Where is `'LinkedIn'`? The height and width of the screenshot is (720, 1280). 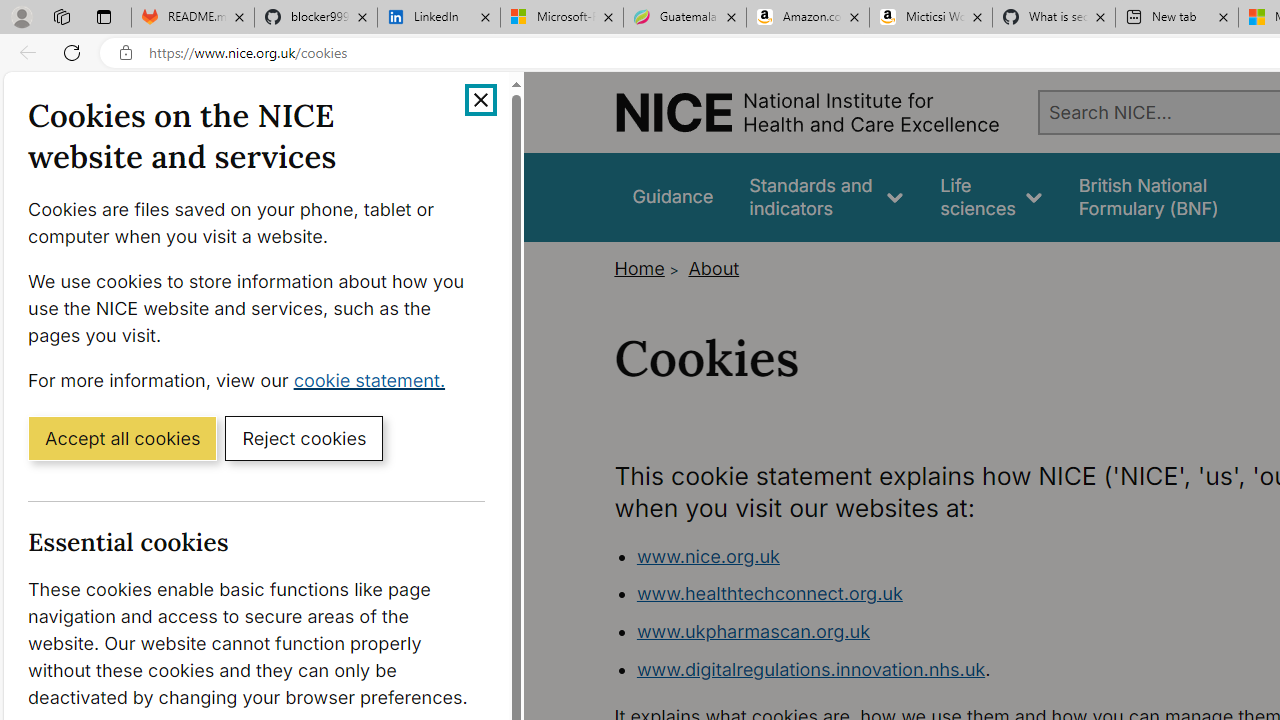
'LinkedIn' is located at coordinates (438, 17).